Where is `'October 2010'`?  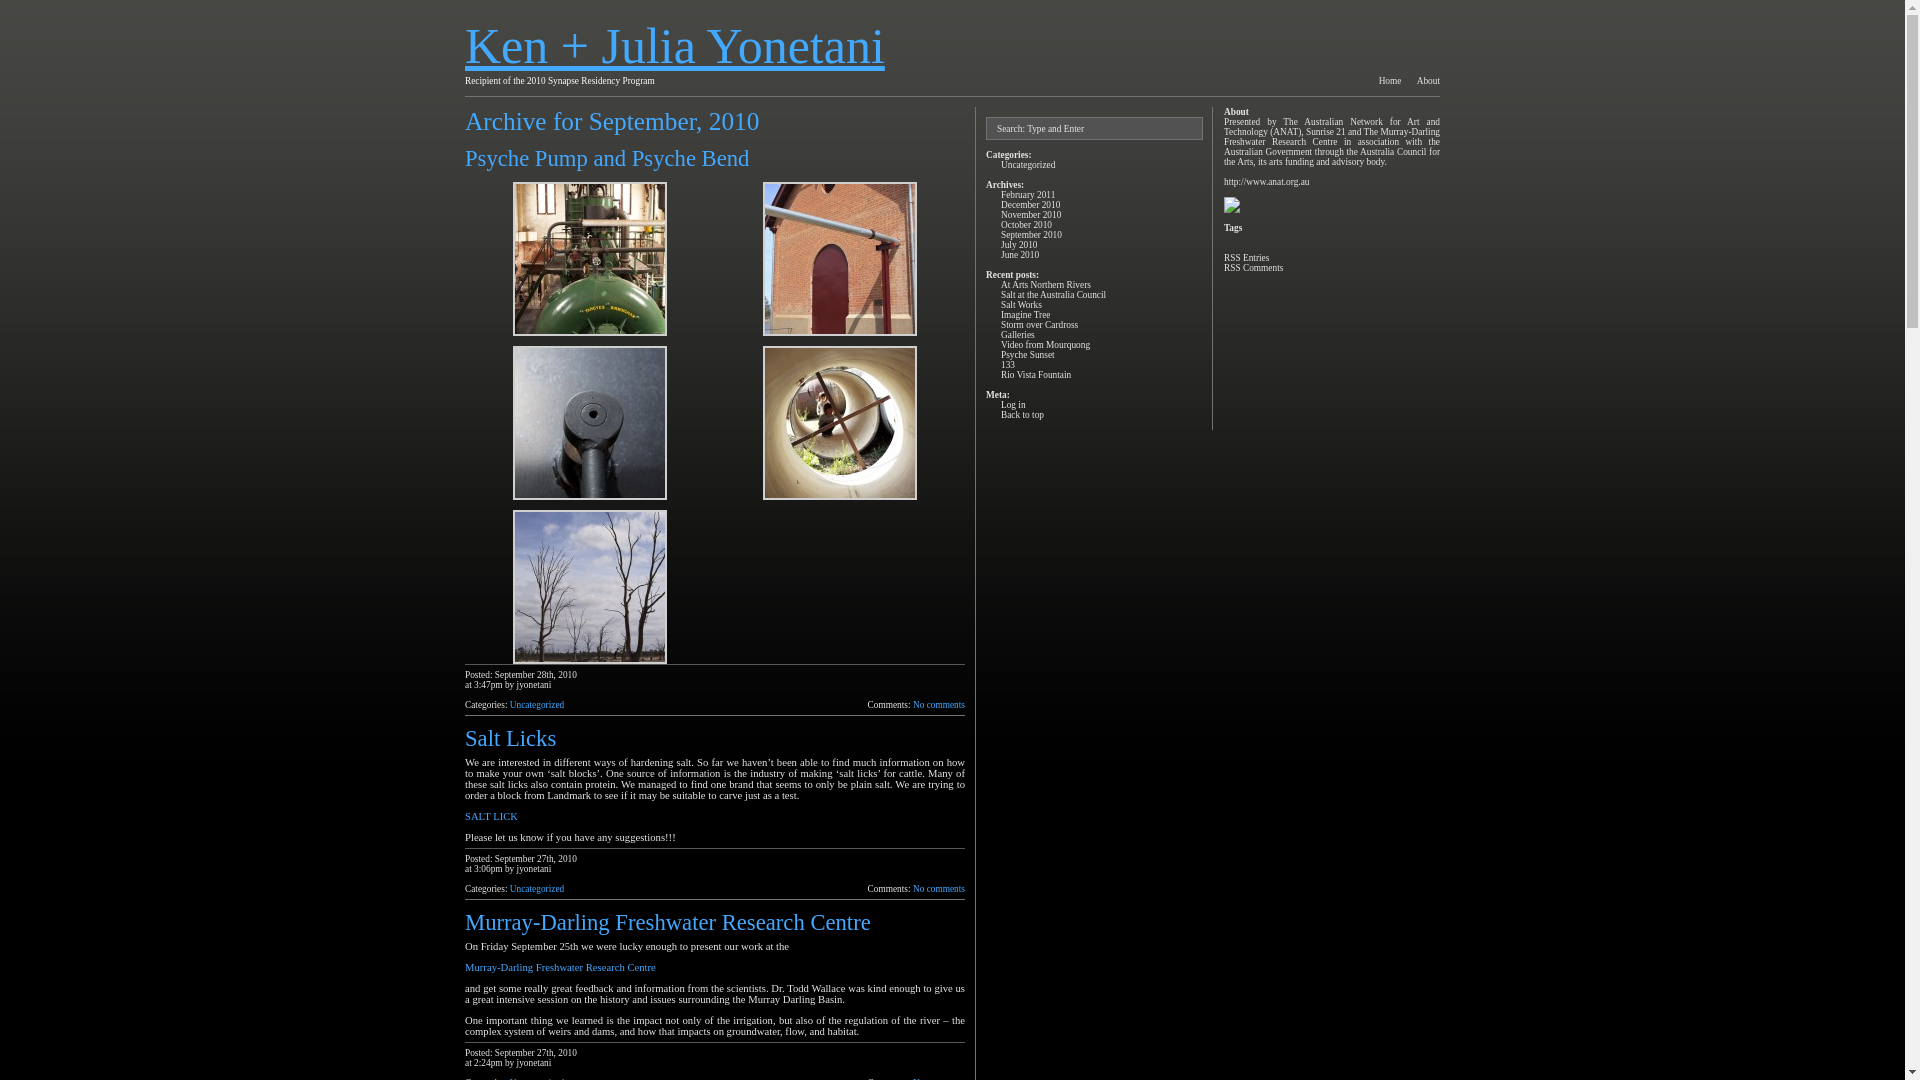
'October 2010' is located at coordinates (1001, 224).